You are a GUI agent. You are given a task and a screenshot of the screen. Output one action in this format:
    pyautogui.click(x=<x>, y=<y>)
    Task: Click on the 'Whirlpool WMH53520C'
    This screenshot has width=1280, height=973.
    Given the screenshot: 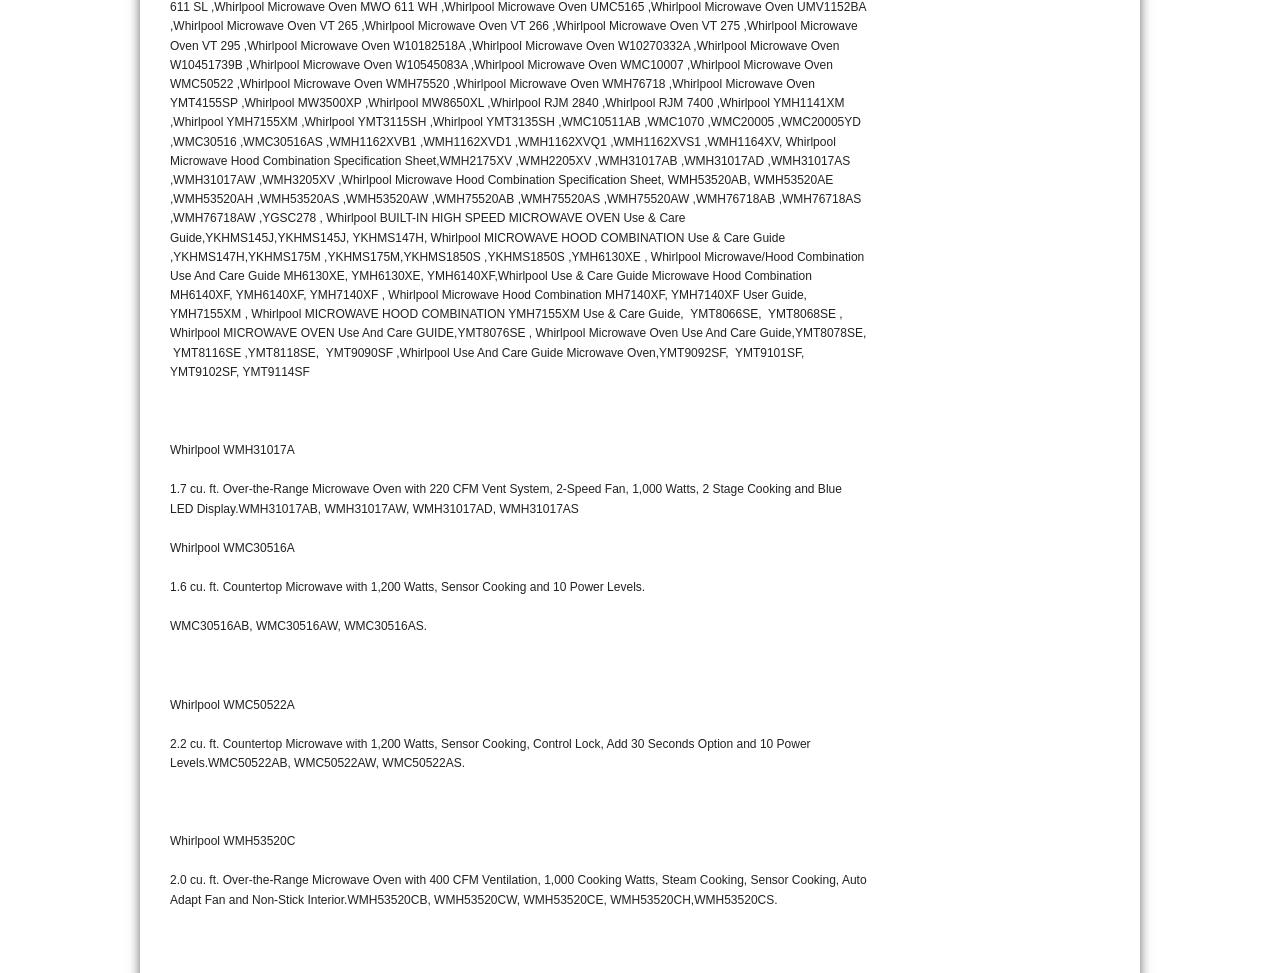 What is the action you would take?
    pyautogui.click(x=232, y=840)
    